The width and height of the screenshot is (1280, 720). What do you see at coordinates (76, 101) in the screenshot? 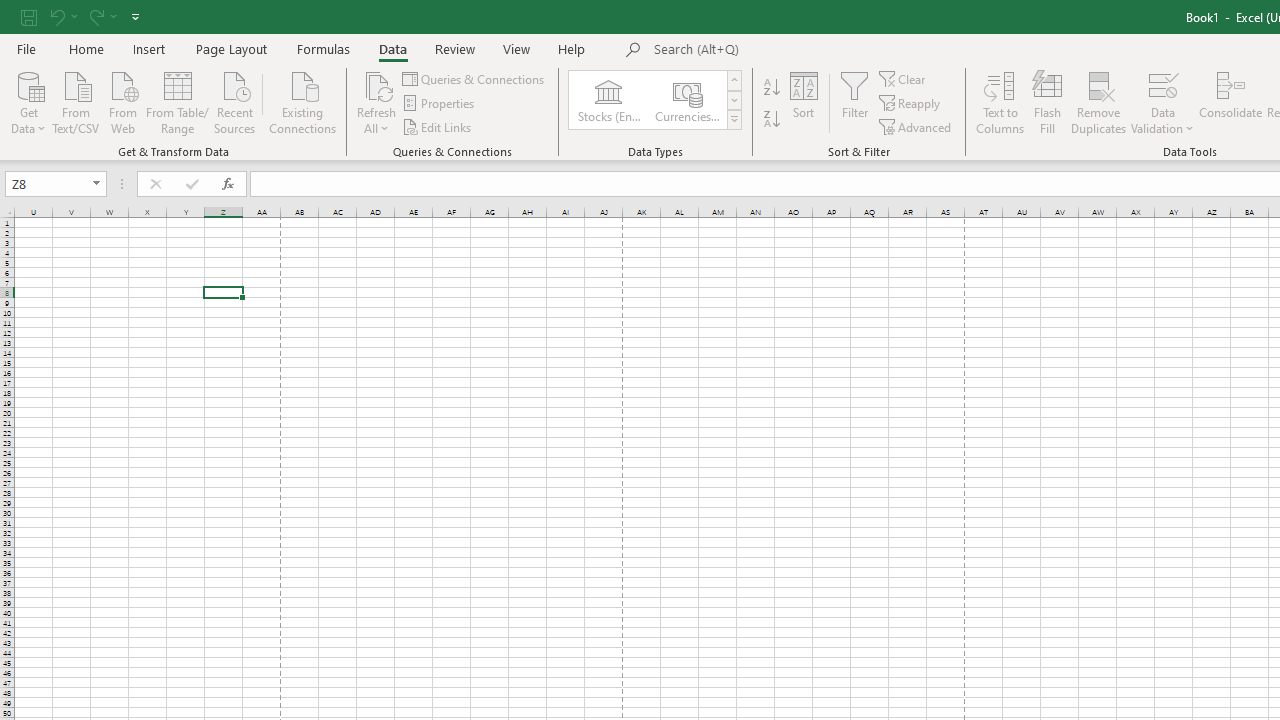
I see `'From Text/CSV'` at bounding box center [76, 101].